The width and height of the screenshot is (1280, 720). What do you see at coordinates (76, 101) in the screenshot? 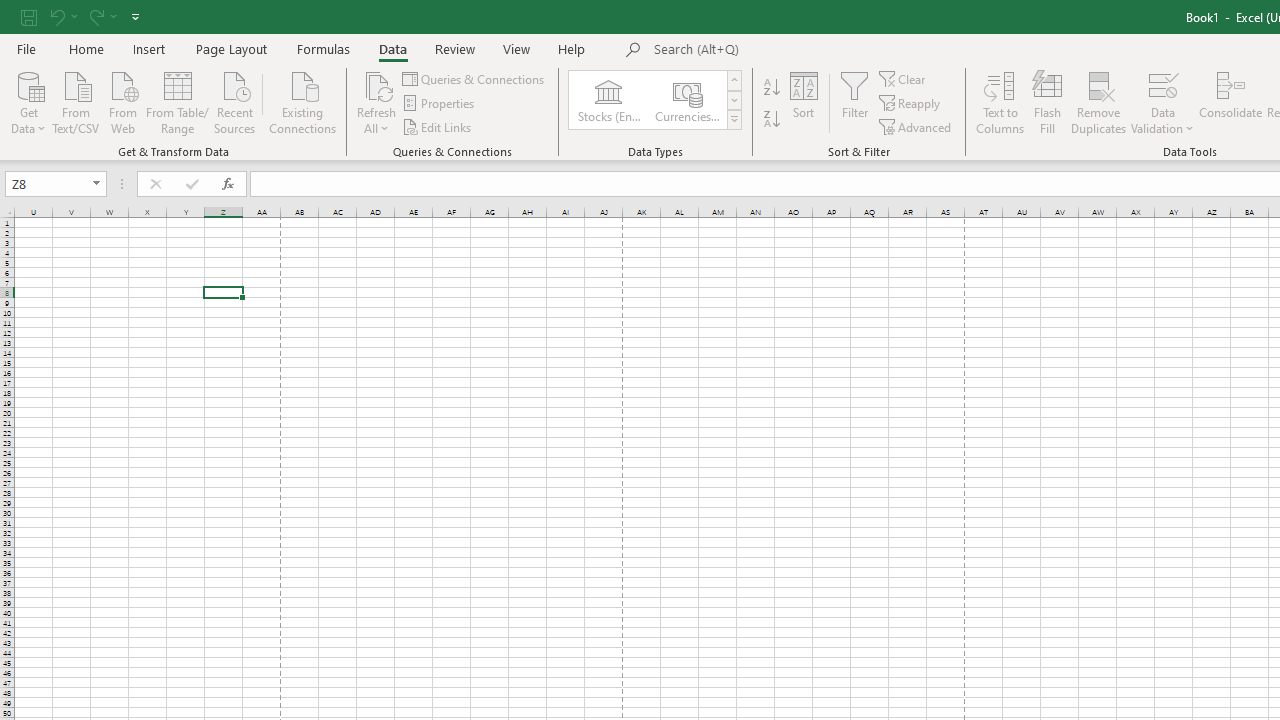
I see `'From Text/CSV'` at bounding box center [76, 101].